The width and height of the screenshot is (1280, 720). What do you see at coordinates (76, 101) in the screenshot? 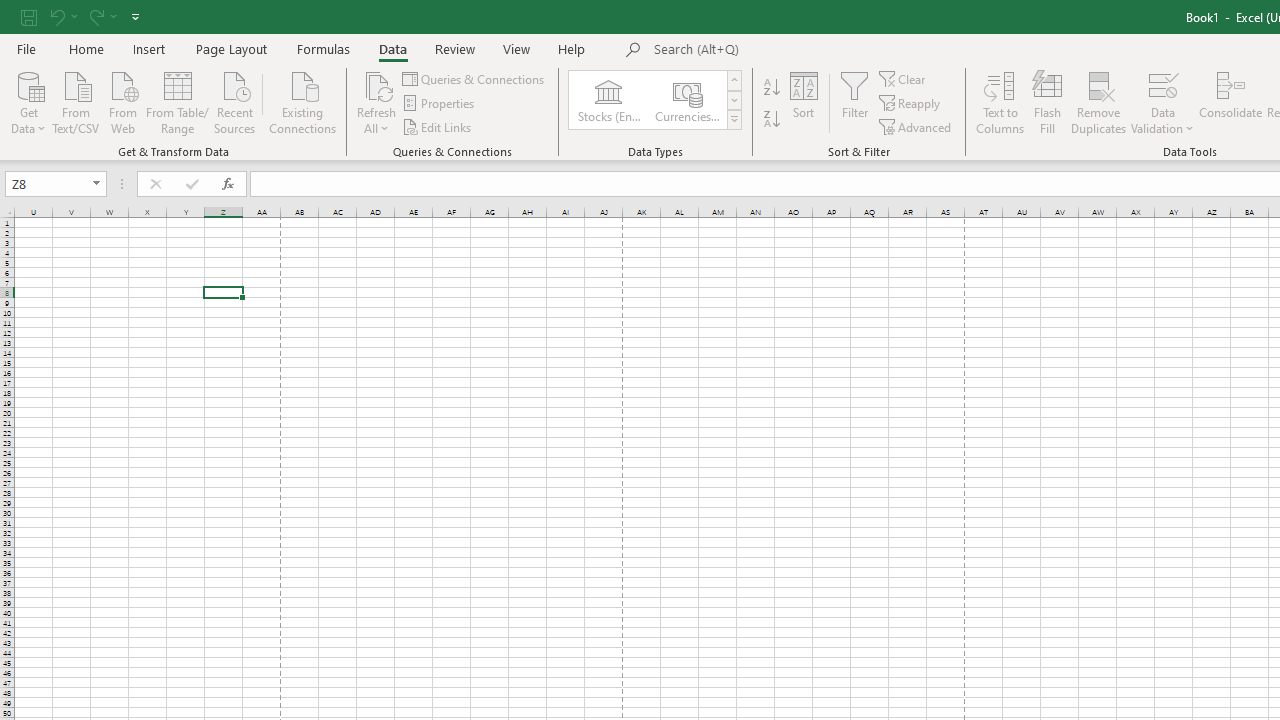
I see `'From Text/CSV'` at bounding box center [76, 101].